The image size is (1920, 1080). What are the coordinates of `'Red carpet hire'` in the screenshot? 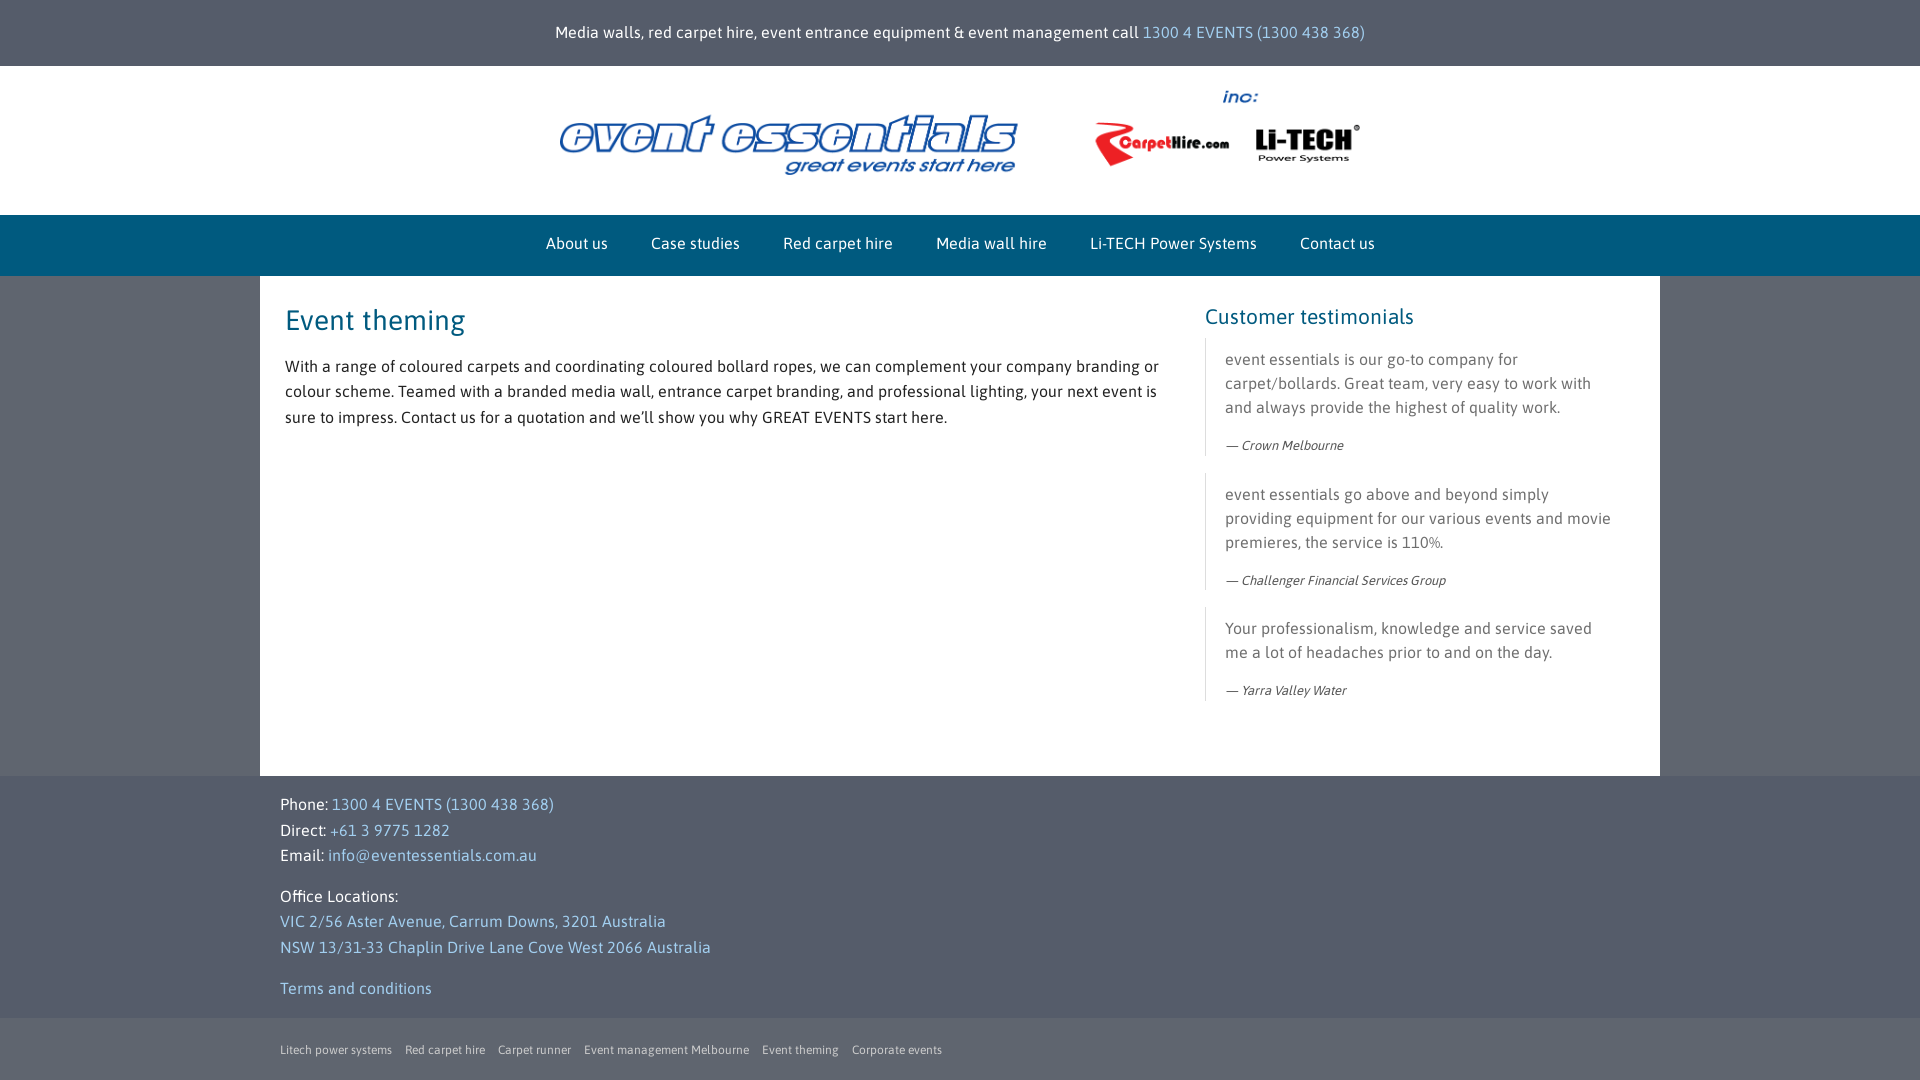 It's located at (761, 242).